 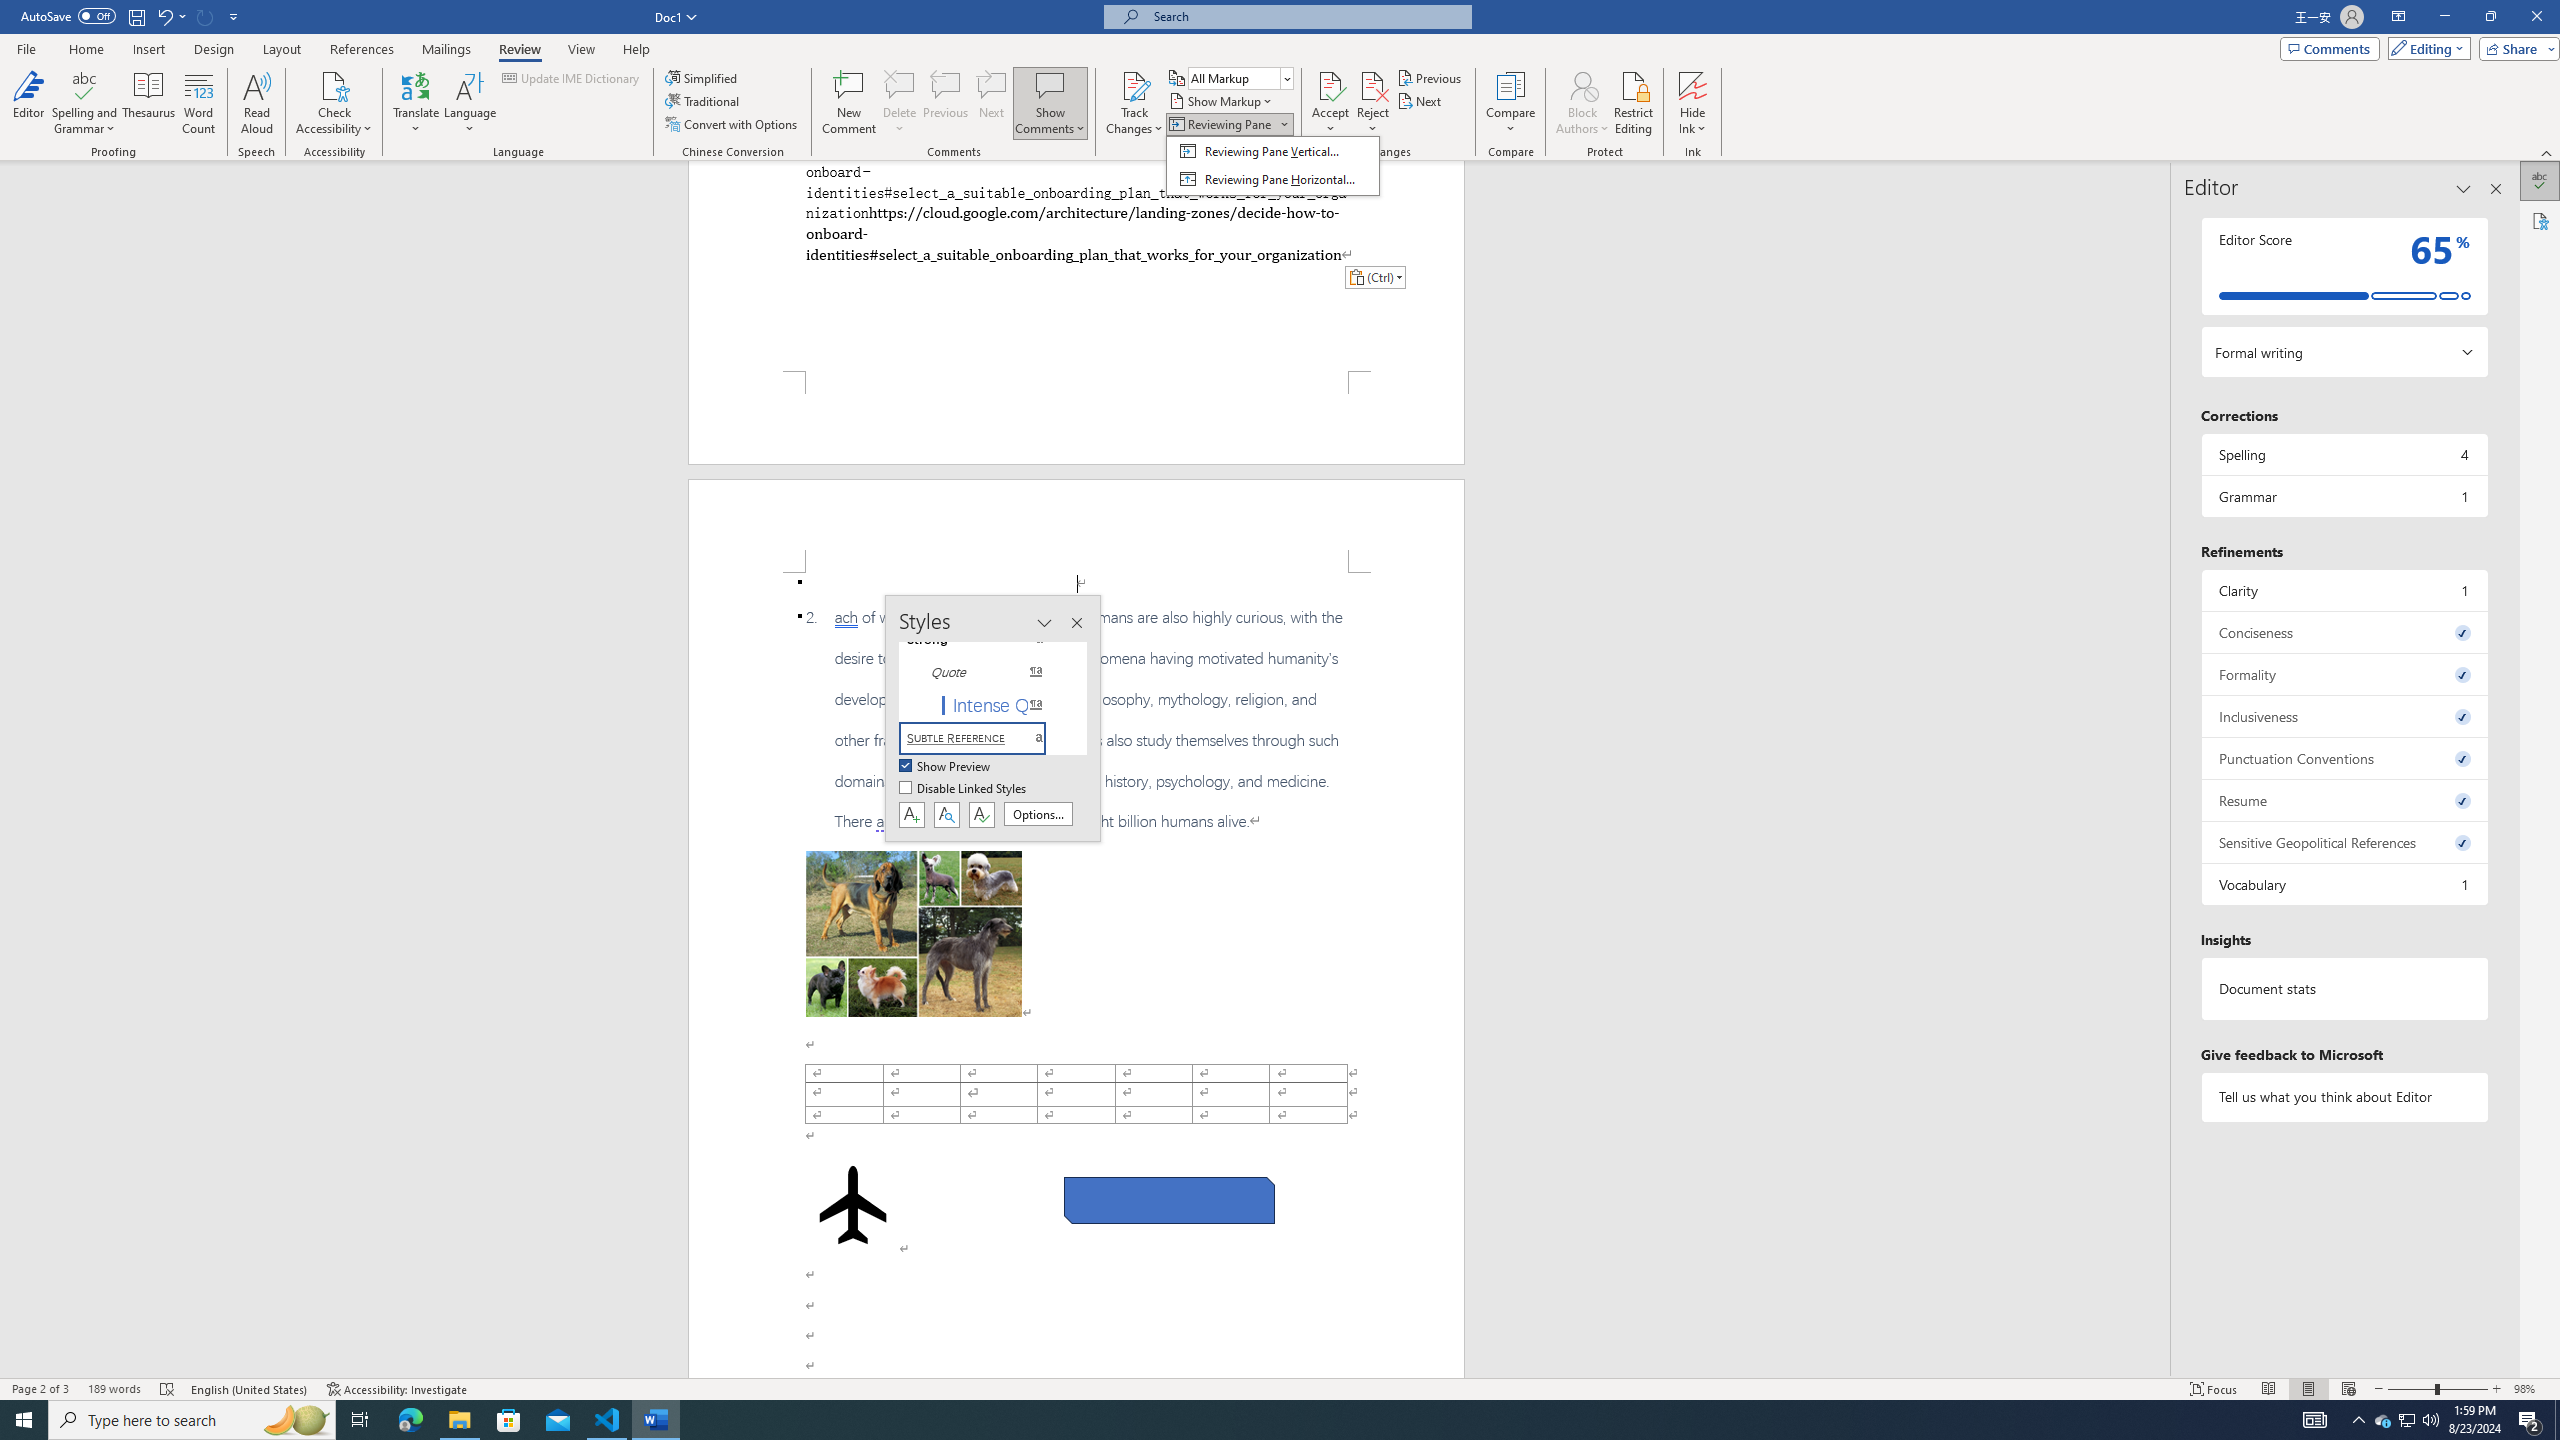 What do you see at coordinates (898, 103) in the screenshot?
I see `'Delete'` at bounding box center [898, 103].